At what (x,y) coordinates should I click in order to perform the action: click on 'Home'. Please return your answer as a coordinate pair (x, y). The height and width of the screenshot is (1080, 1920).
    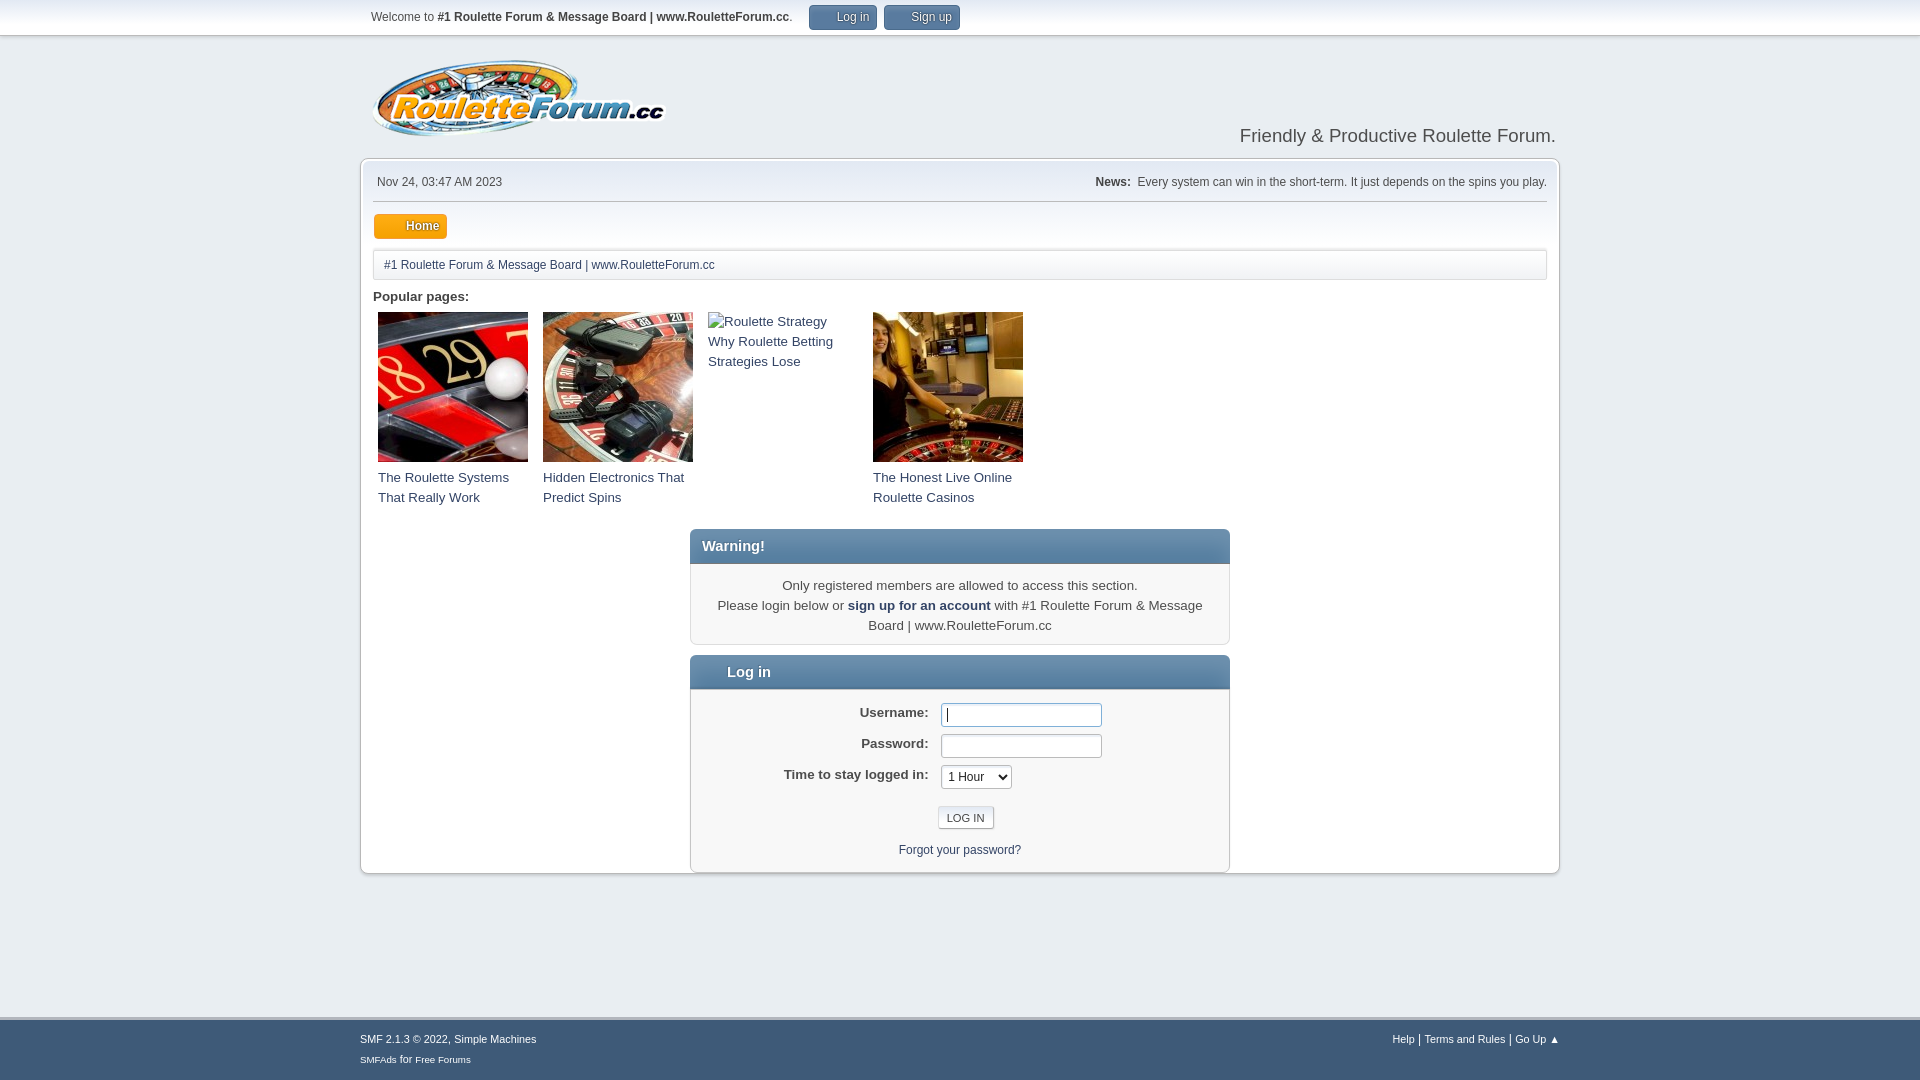
    Looking at the image, I should click on (409, 225).